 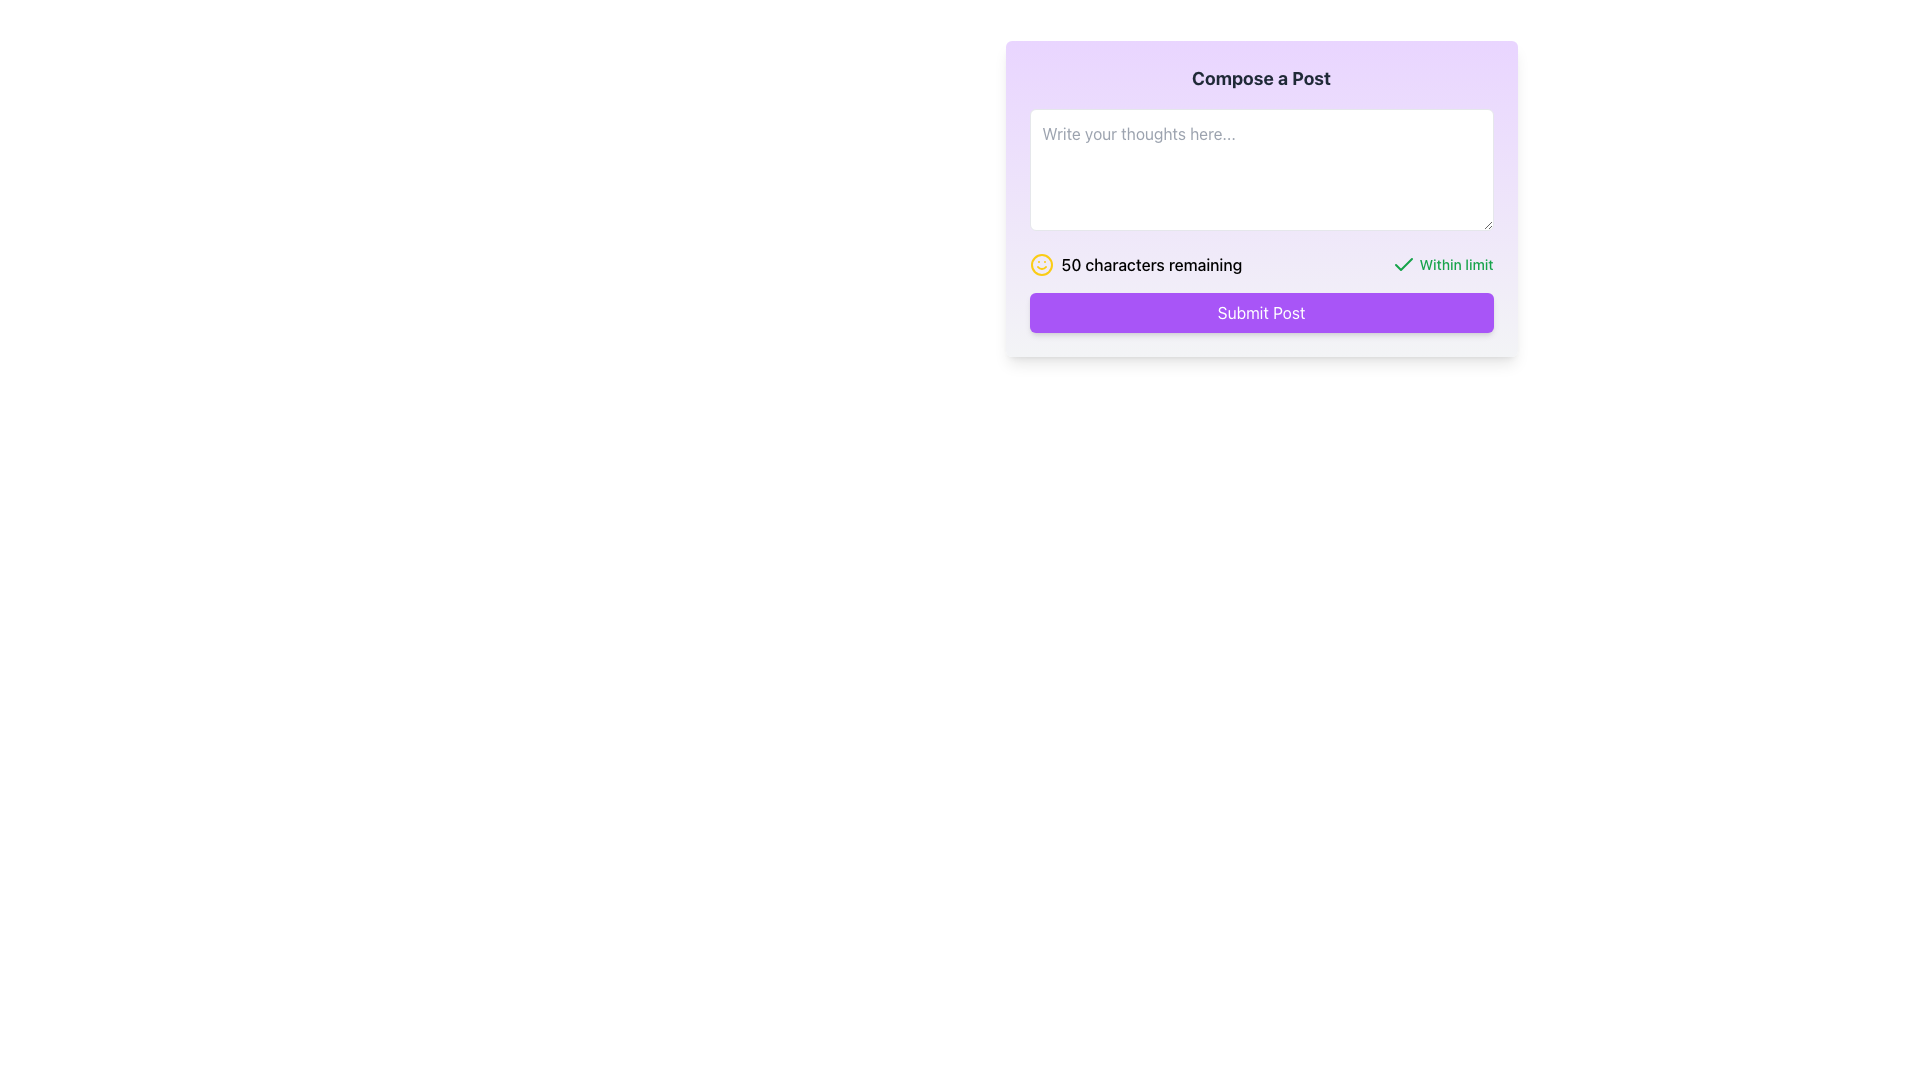 I want to click on the smiley icon located to the immediate left of the text '50 characters remaining', which indicates the character count status, so click(x=1040, y=264).